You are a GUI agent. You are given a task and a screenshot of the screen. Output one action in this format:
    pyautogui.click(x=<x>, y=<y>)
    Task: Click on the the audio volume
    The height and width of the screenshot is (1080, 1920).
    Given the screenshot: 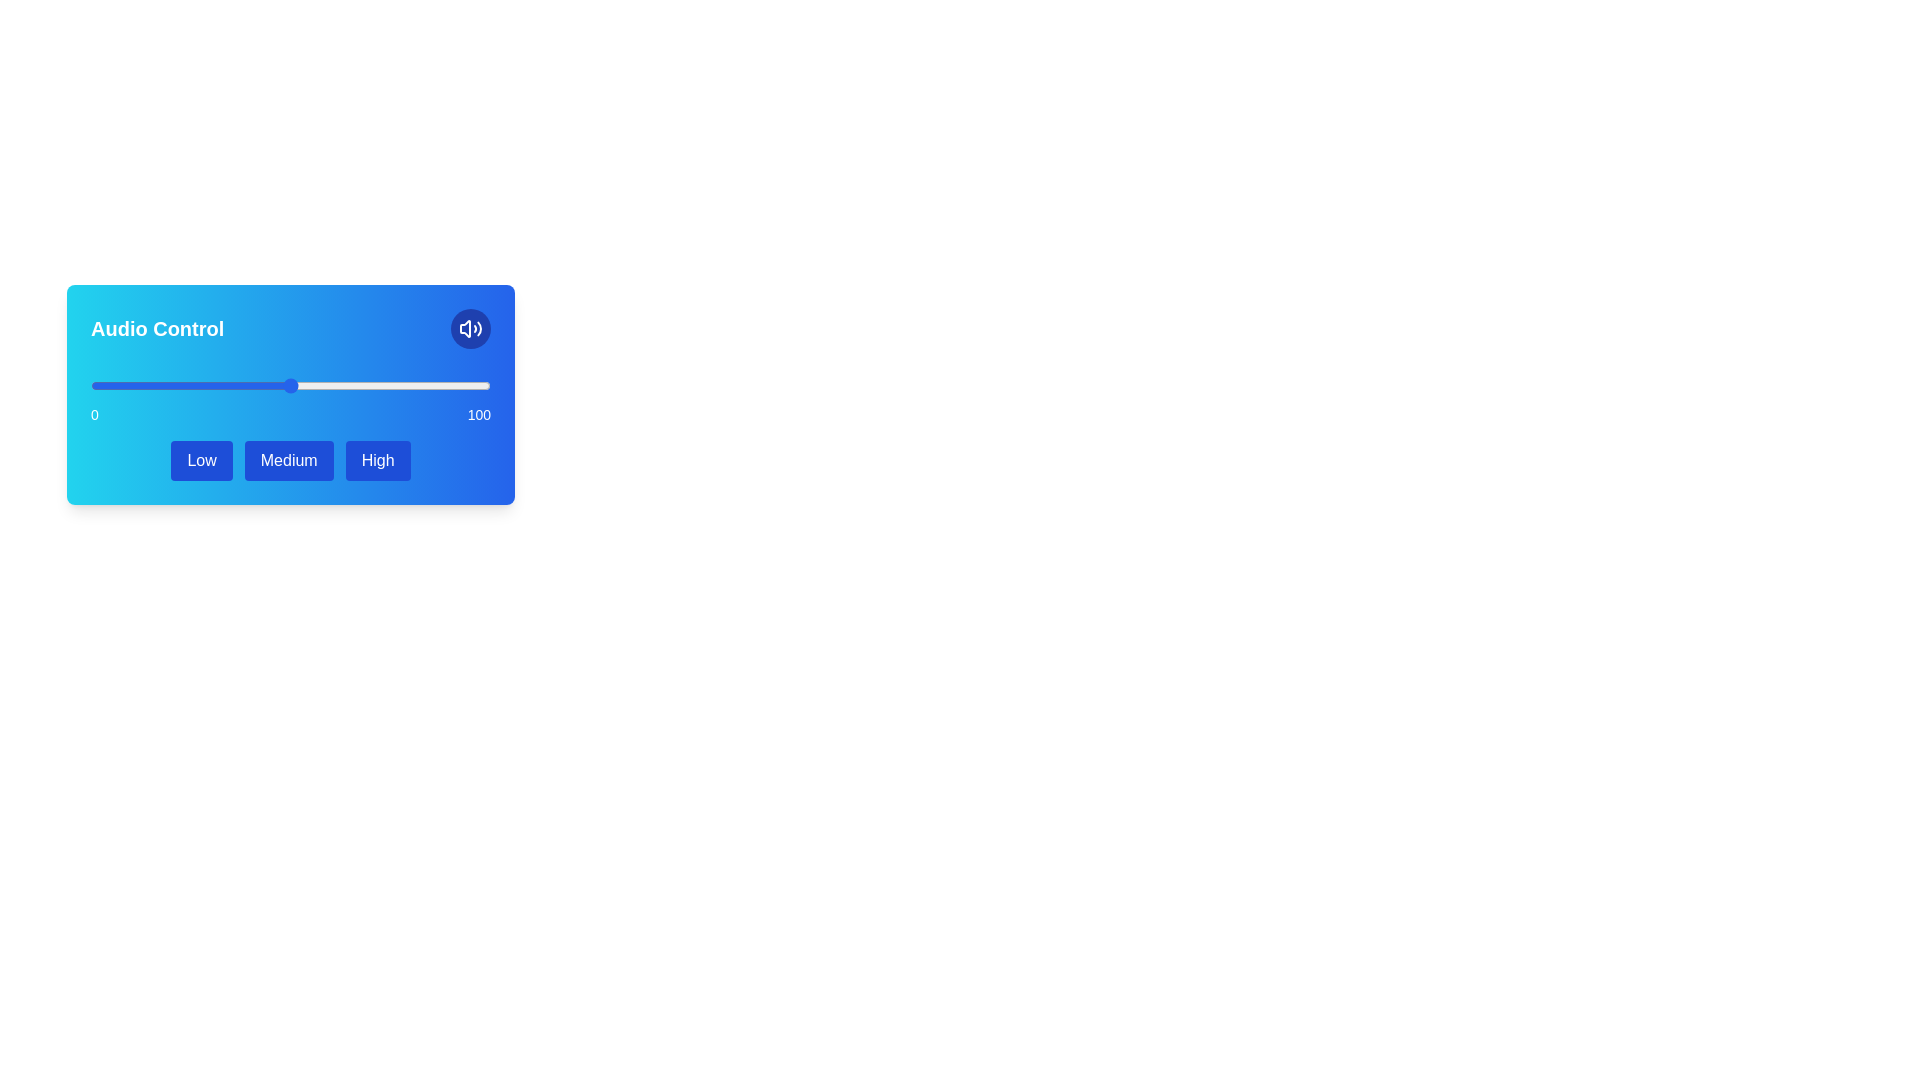 What is the action you would take?
    pyautogui.click(x=129, y=385)
    